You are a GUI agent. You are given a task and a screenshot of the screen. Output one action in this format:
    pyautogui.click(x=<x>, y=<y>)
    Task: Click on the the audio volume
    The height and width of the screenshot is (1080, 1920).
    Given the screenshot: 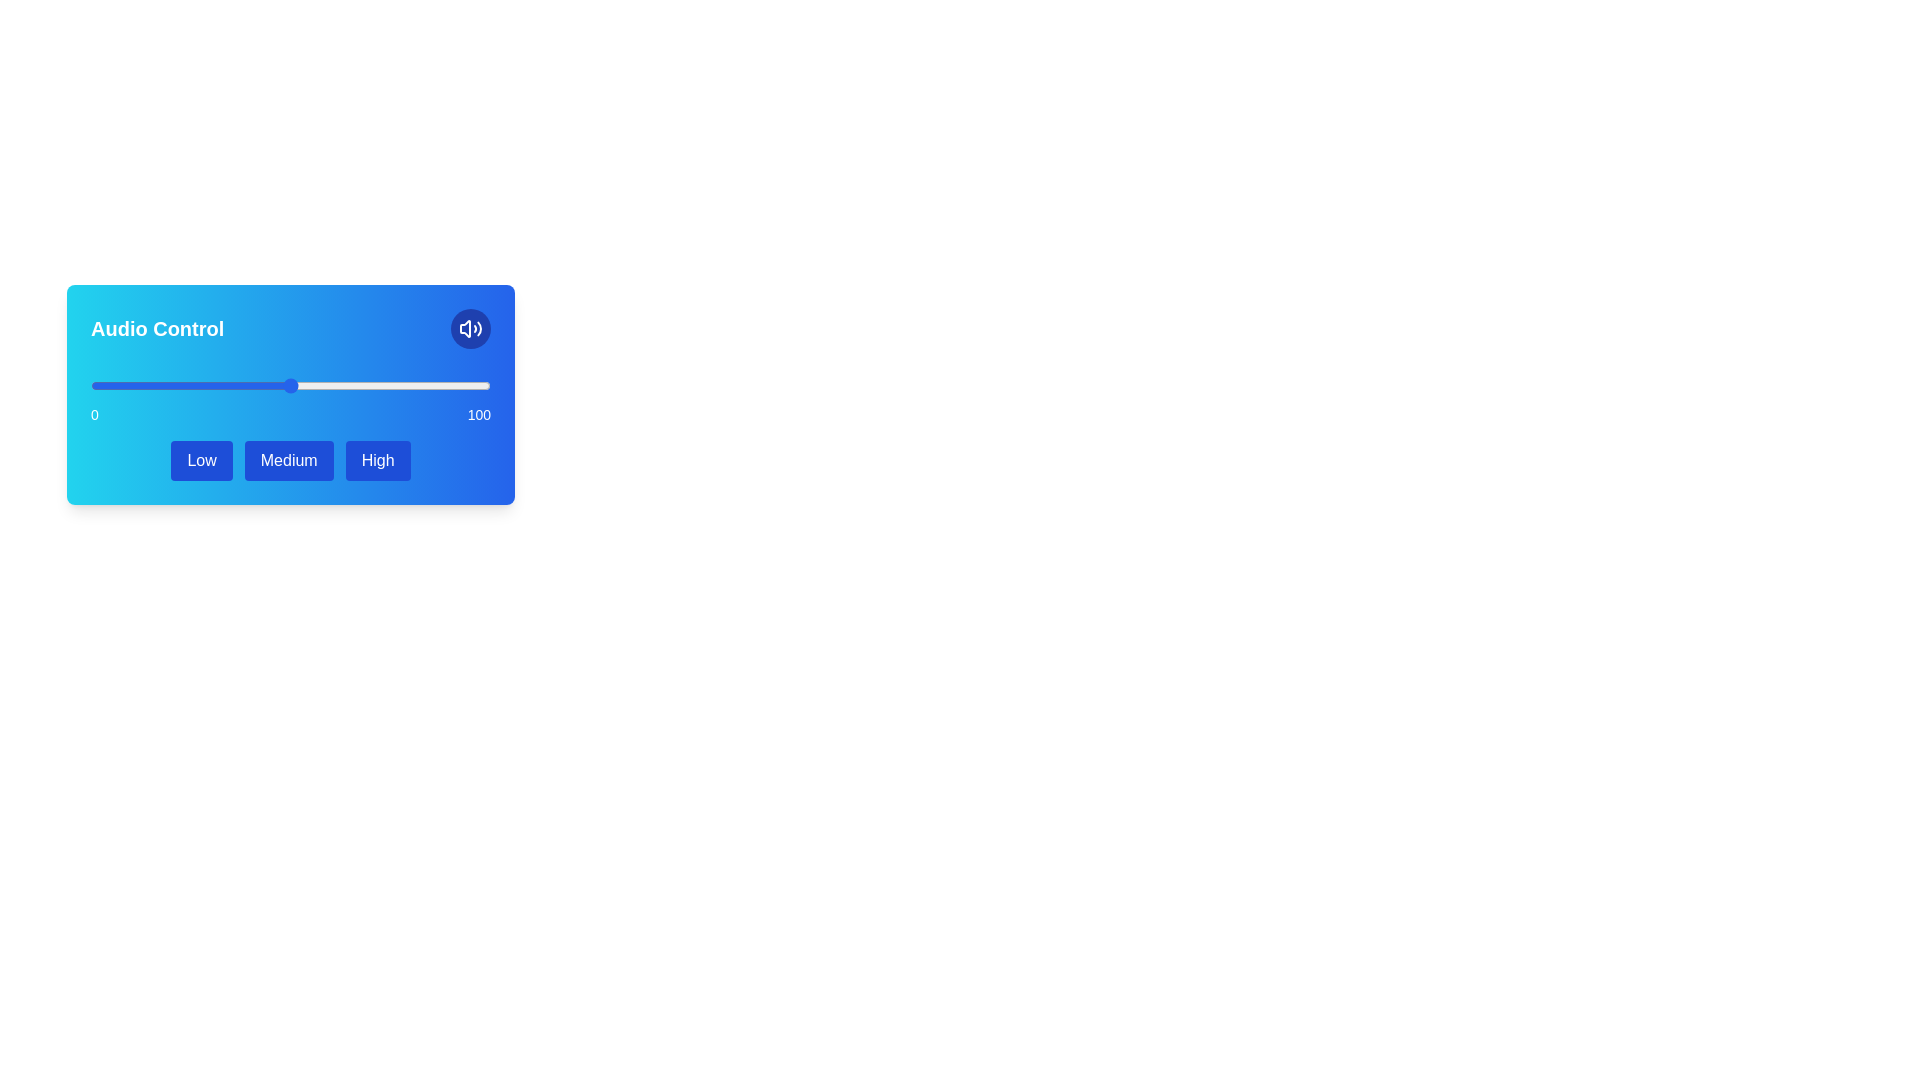 What is the action you would take?
    pyautogui.click(x=129, y=385)
    